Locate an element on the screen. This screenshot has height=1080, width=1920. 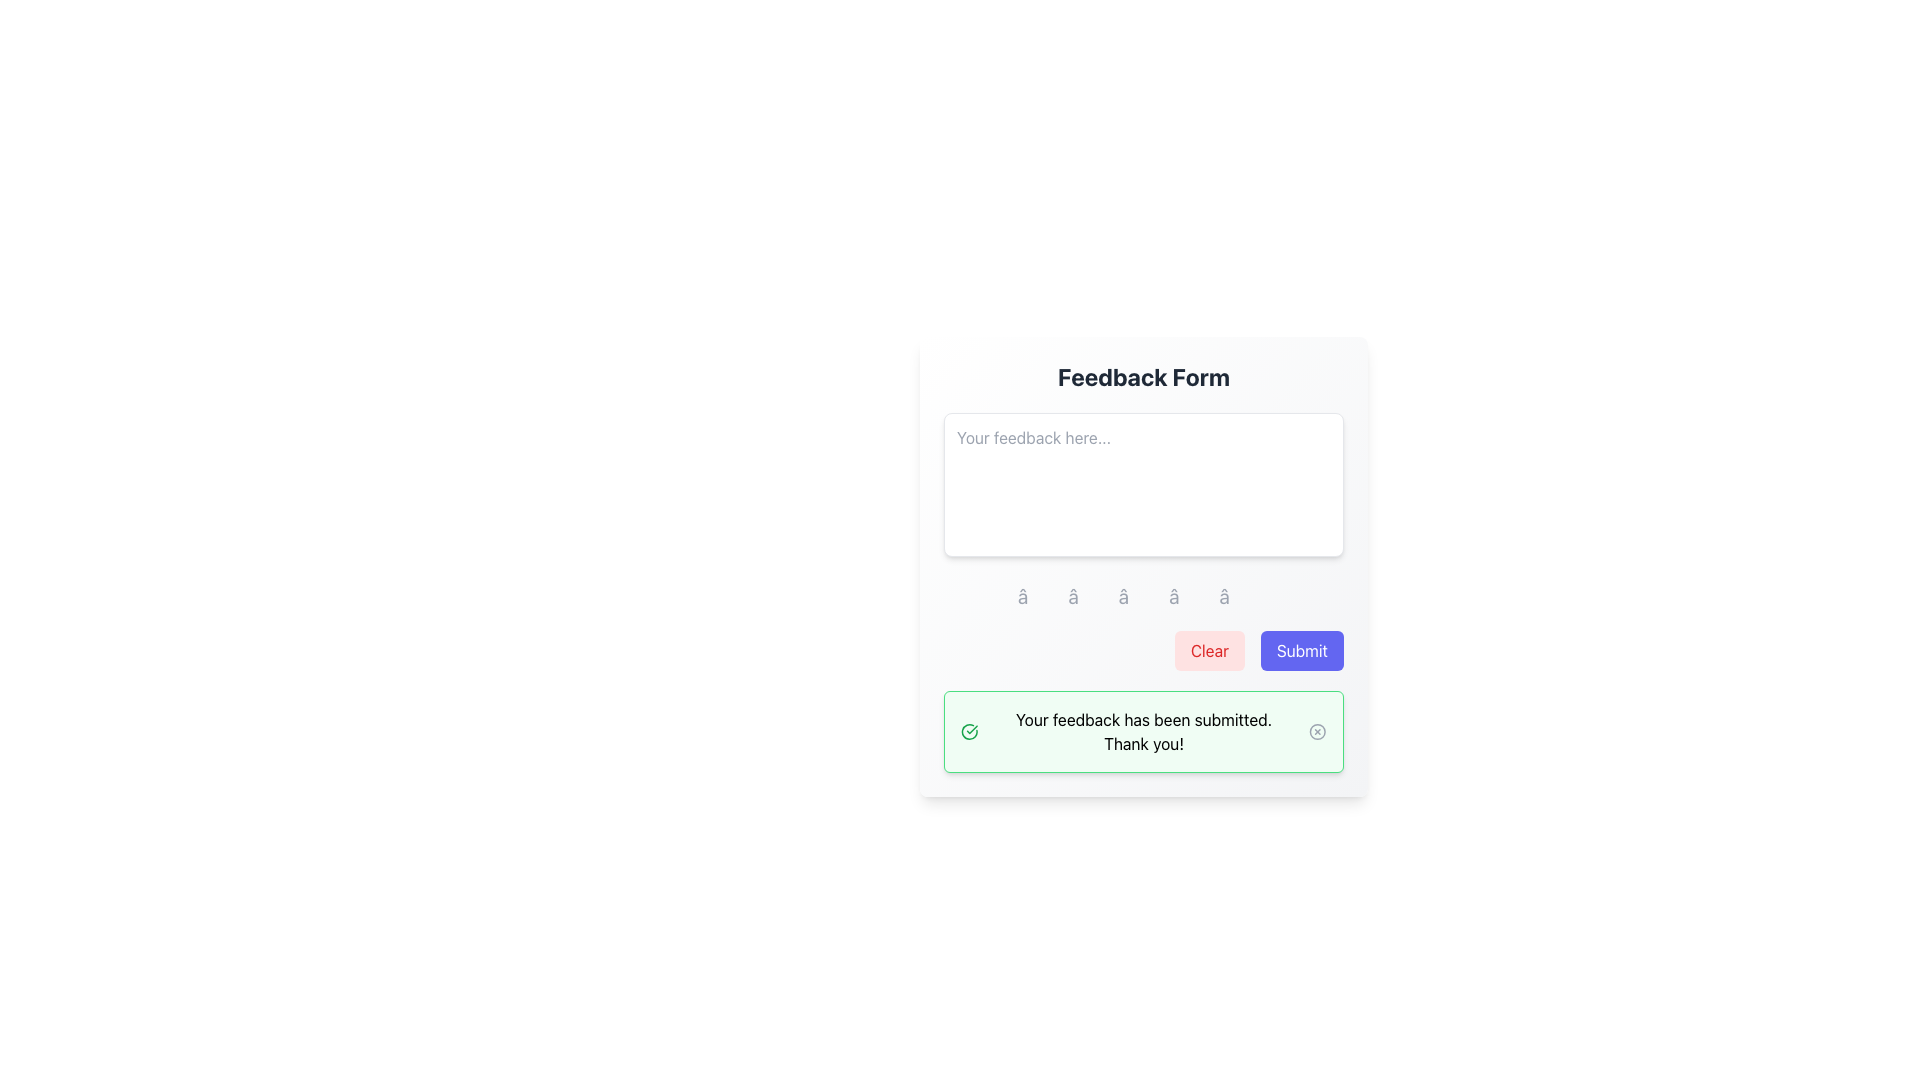
the dismiss button located to the immediate right of the message text 'Your feedback has been submitted. Thank you!' in the green-bordered notification box is located at coordinates (1318, 732).